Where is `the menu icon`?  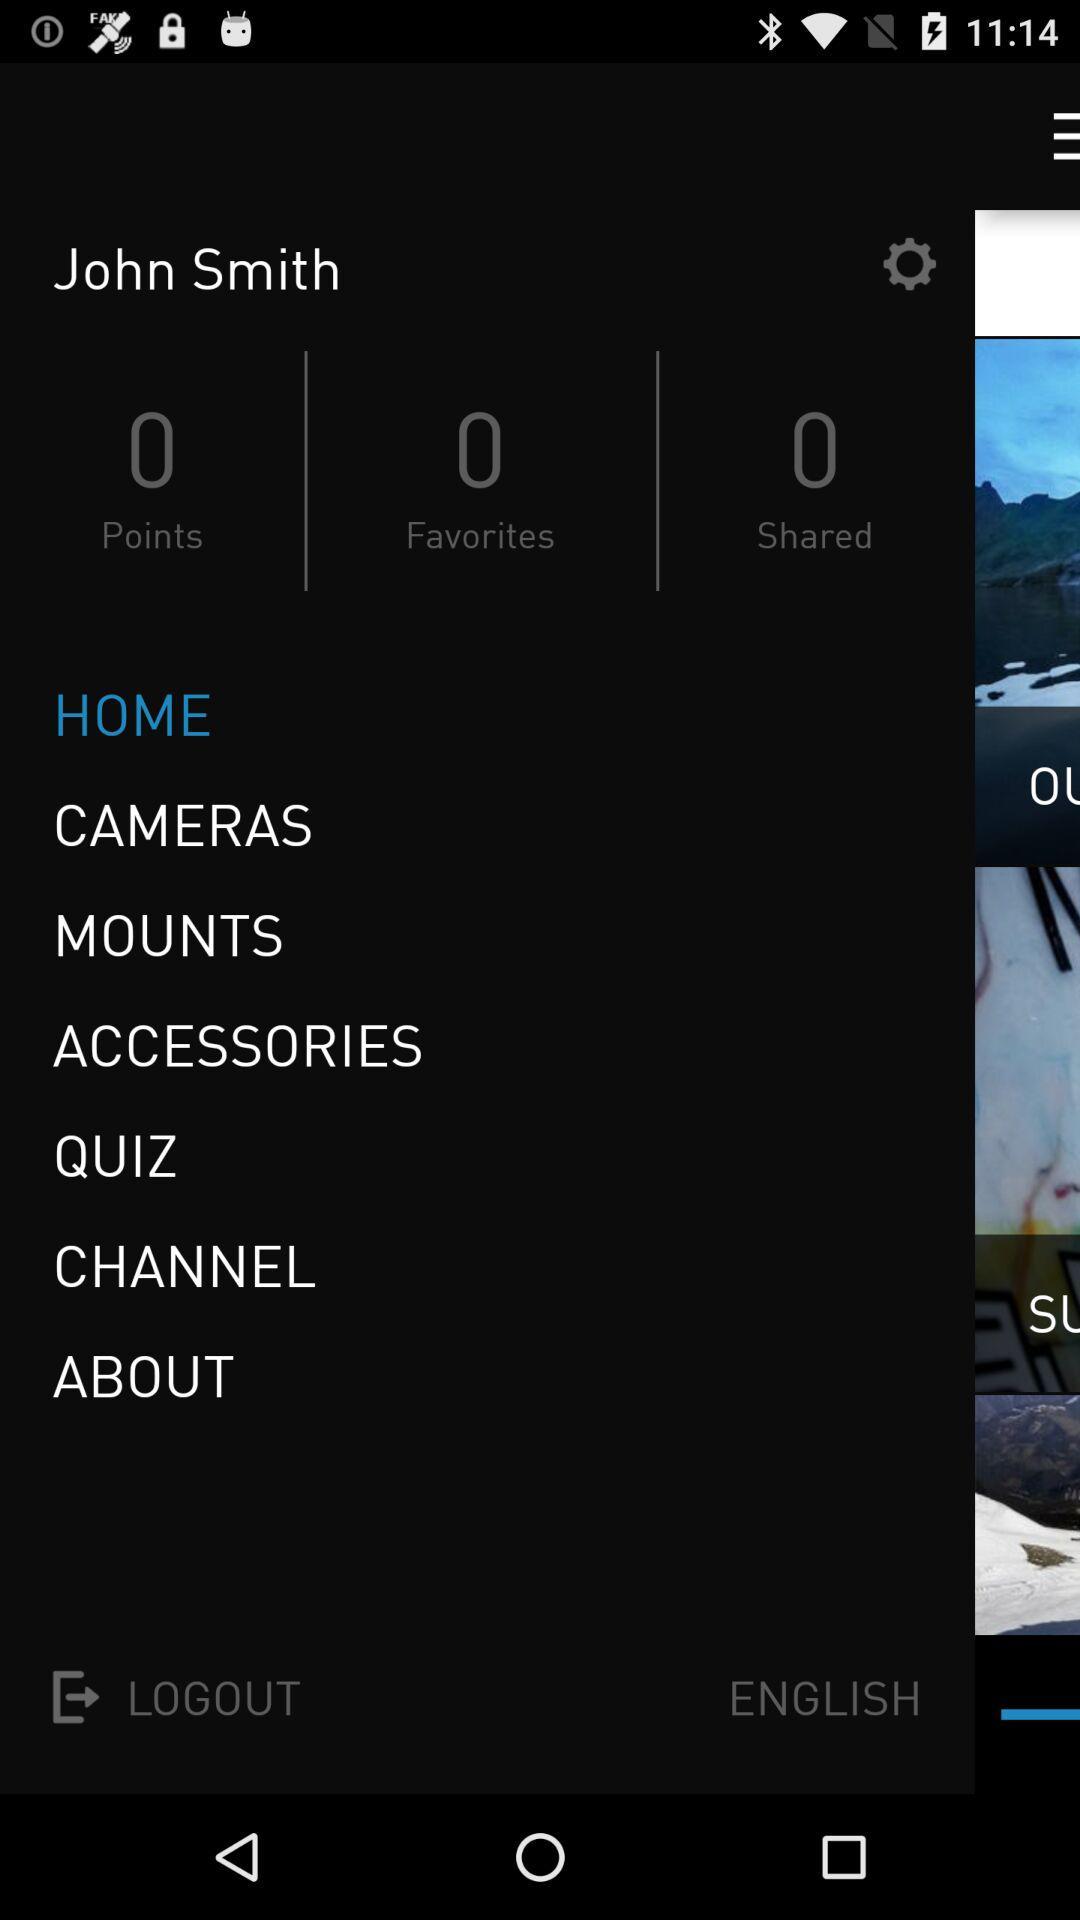
the menu icon is located at coordinates (1047, 144).